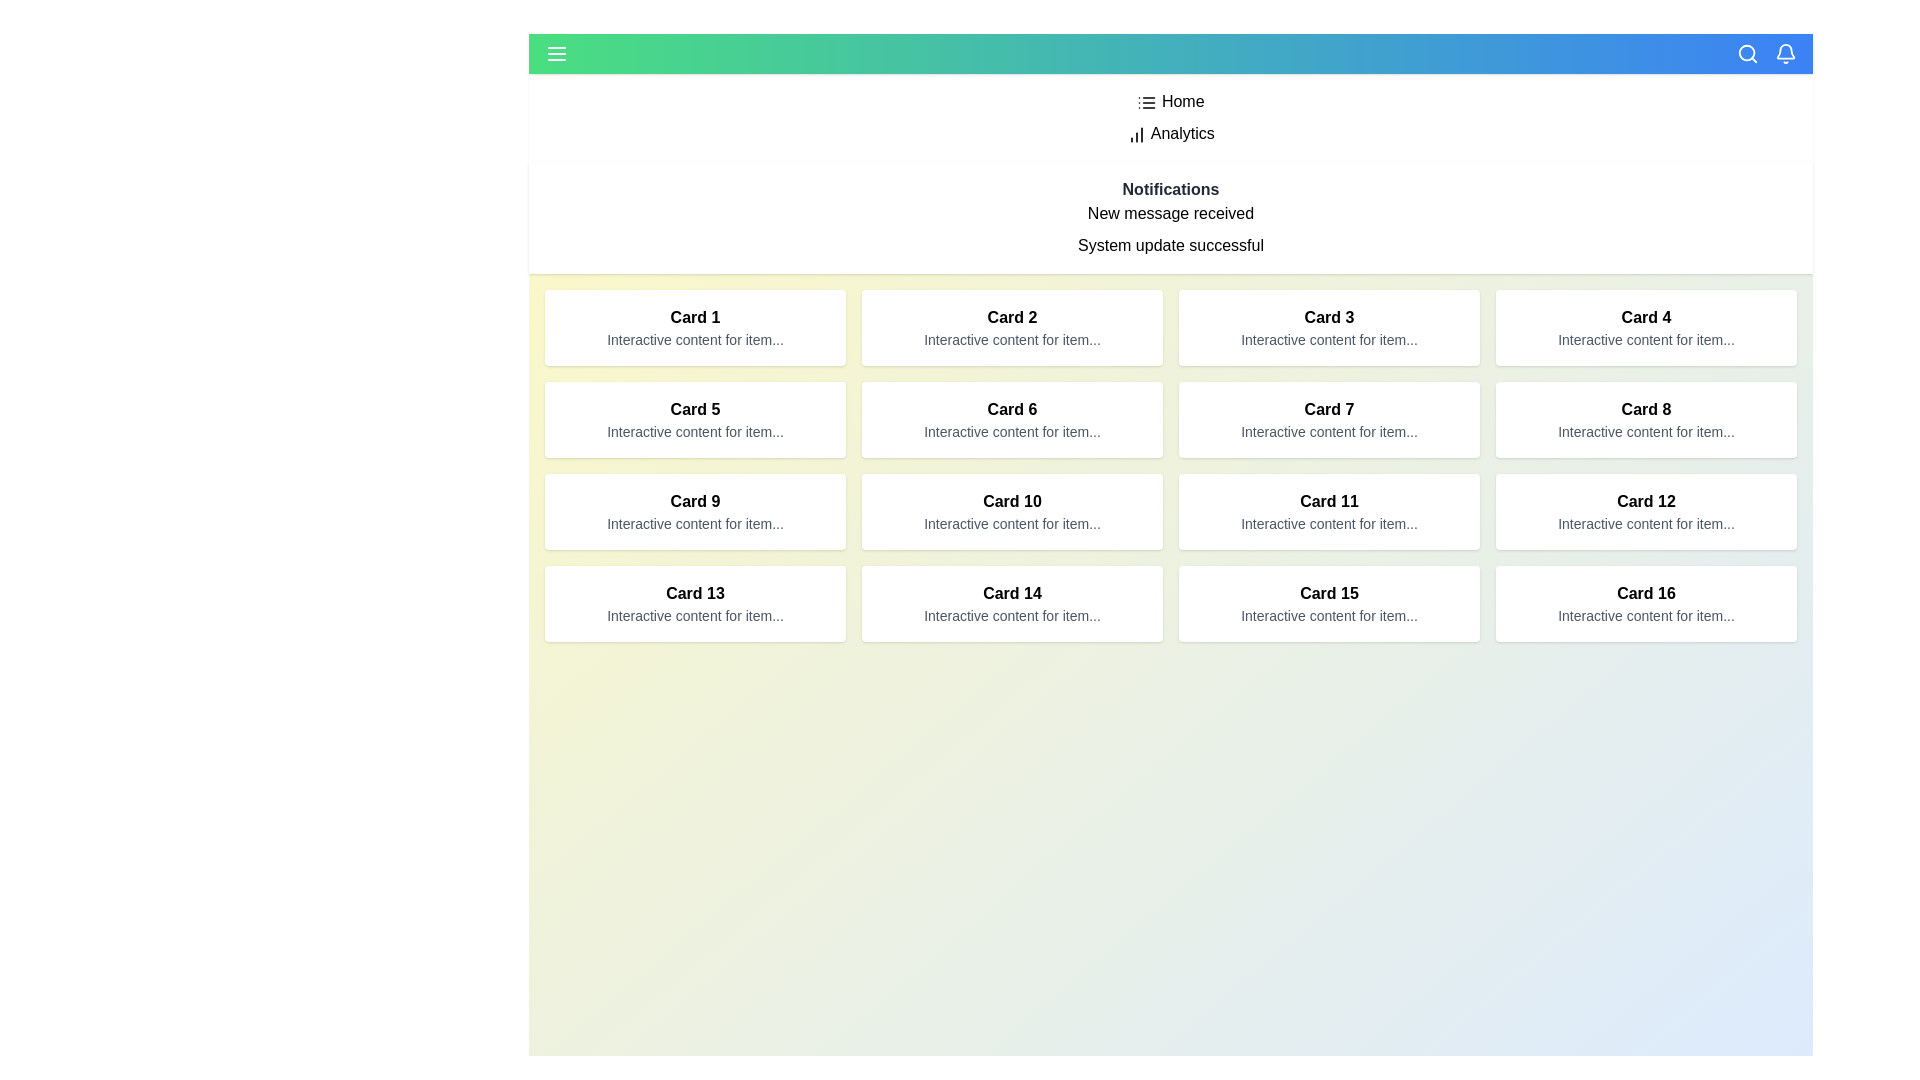 The width and height of the screenshot is (1920, 1080). Describe the element at coordinates (1785, 53) in the screenshot. I see `the bell icon in the app bar to toggle the visibility of the notifications section` at that location.